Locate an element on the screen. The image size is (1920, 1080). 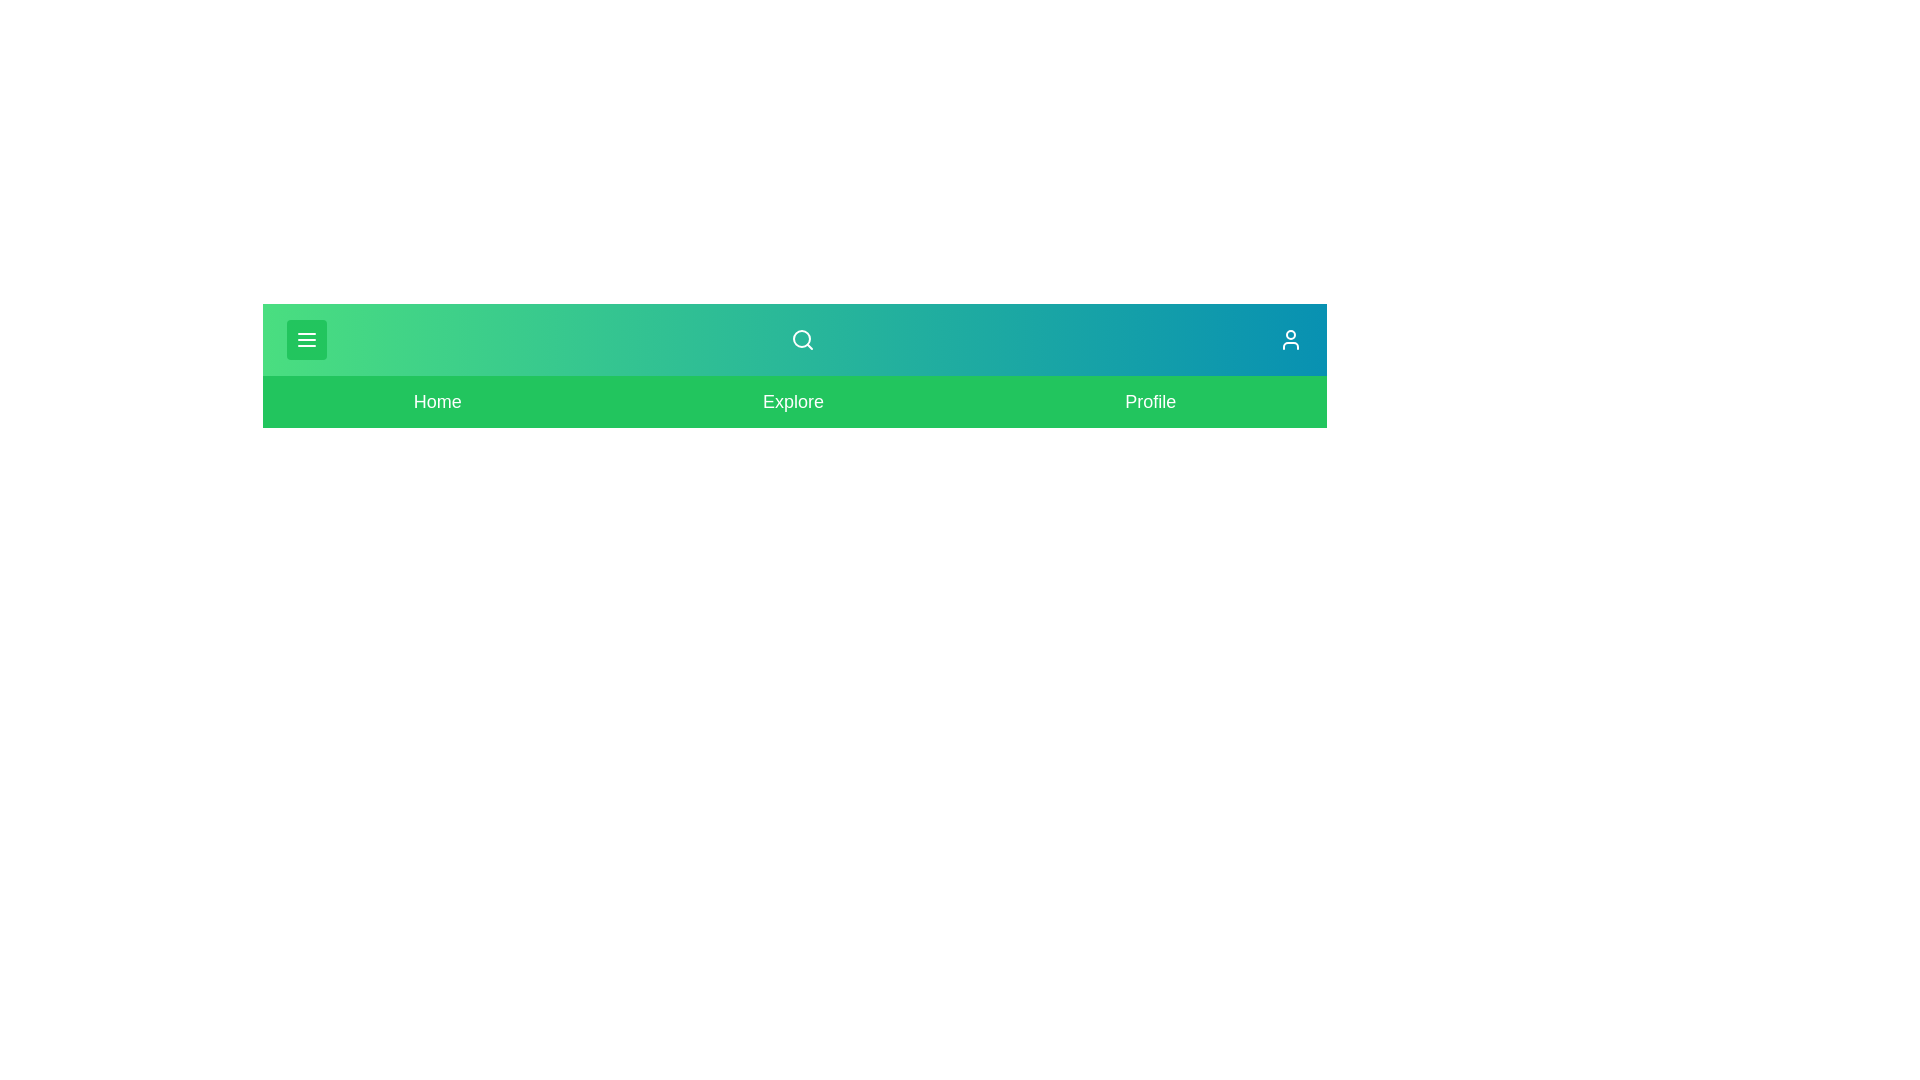
the profile icon to interact with it is located at coordinates (1291, 338).